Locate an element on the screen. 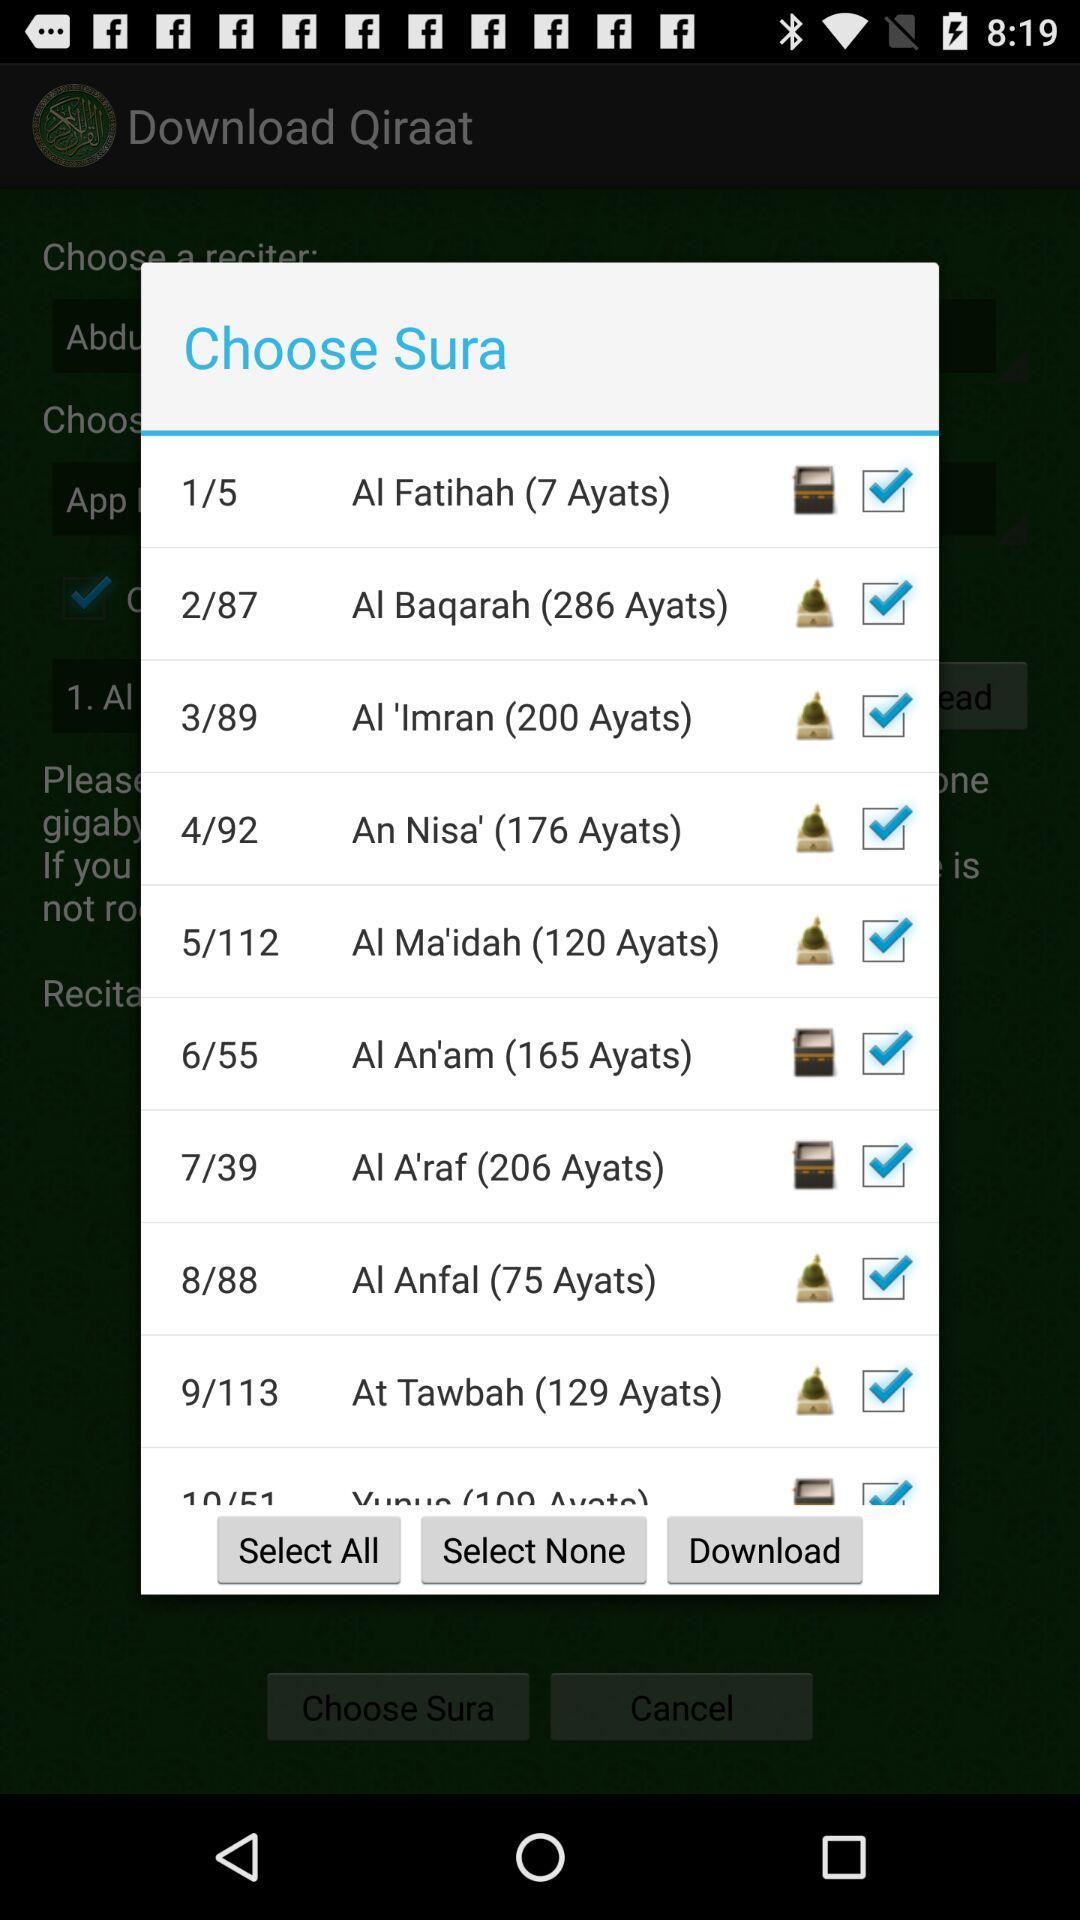  tick box is located at coordinates (882, 1052).